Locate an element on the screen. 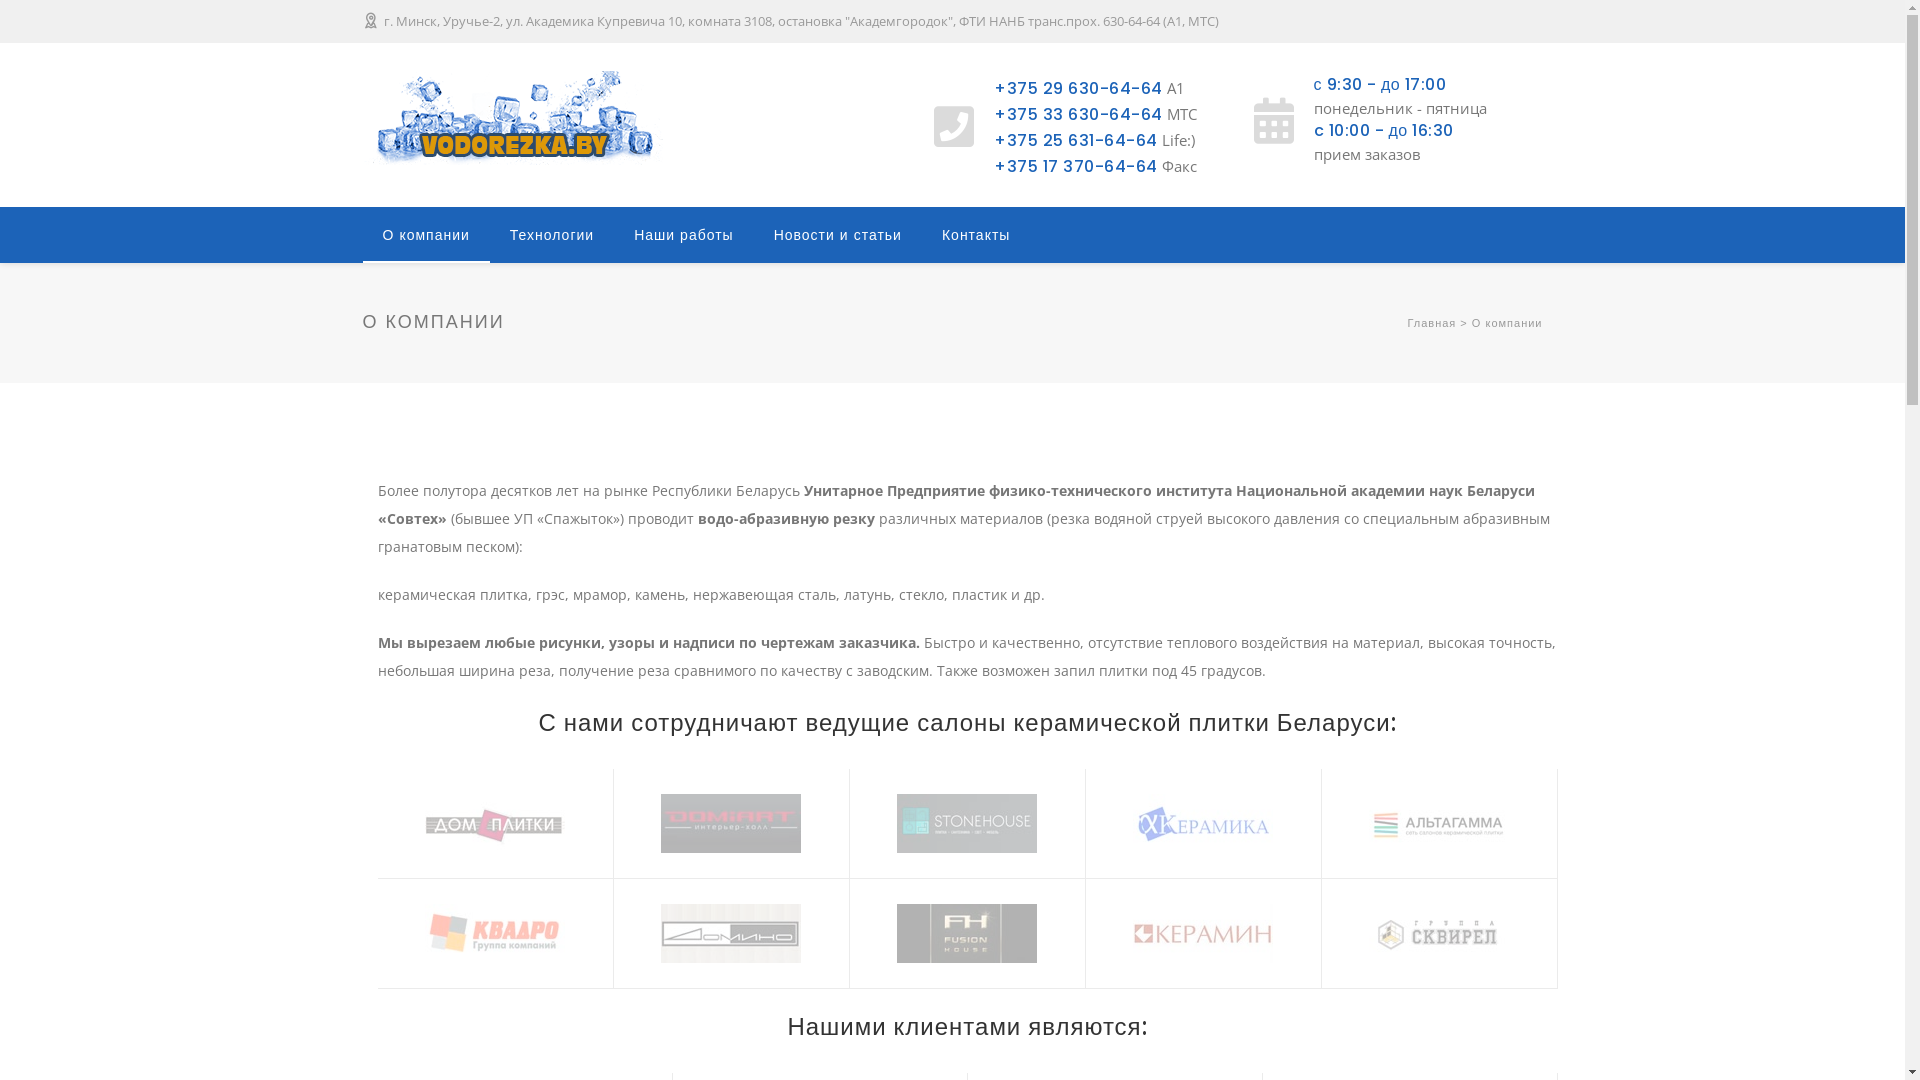  '+375 17 370-64-64' is located at coordinates (1074, 165).